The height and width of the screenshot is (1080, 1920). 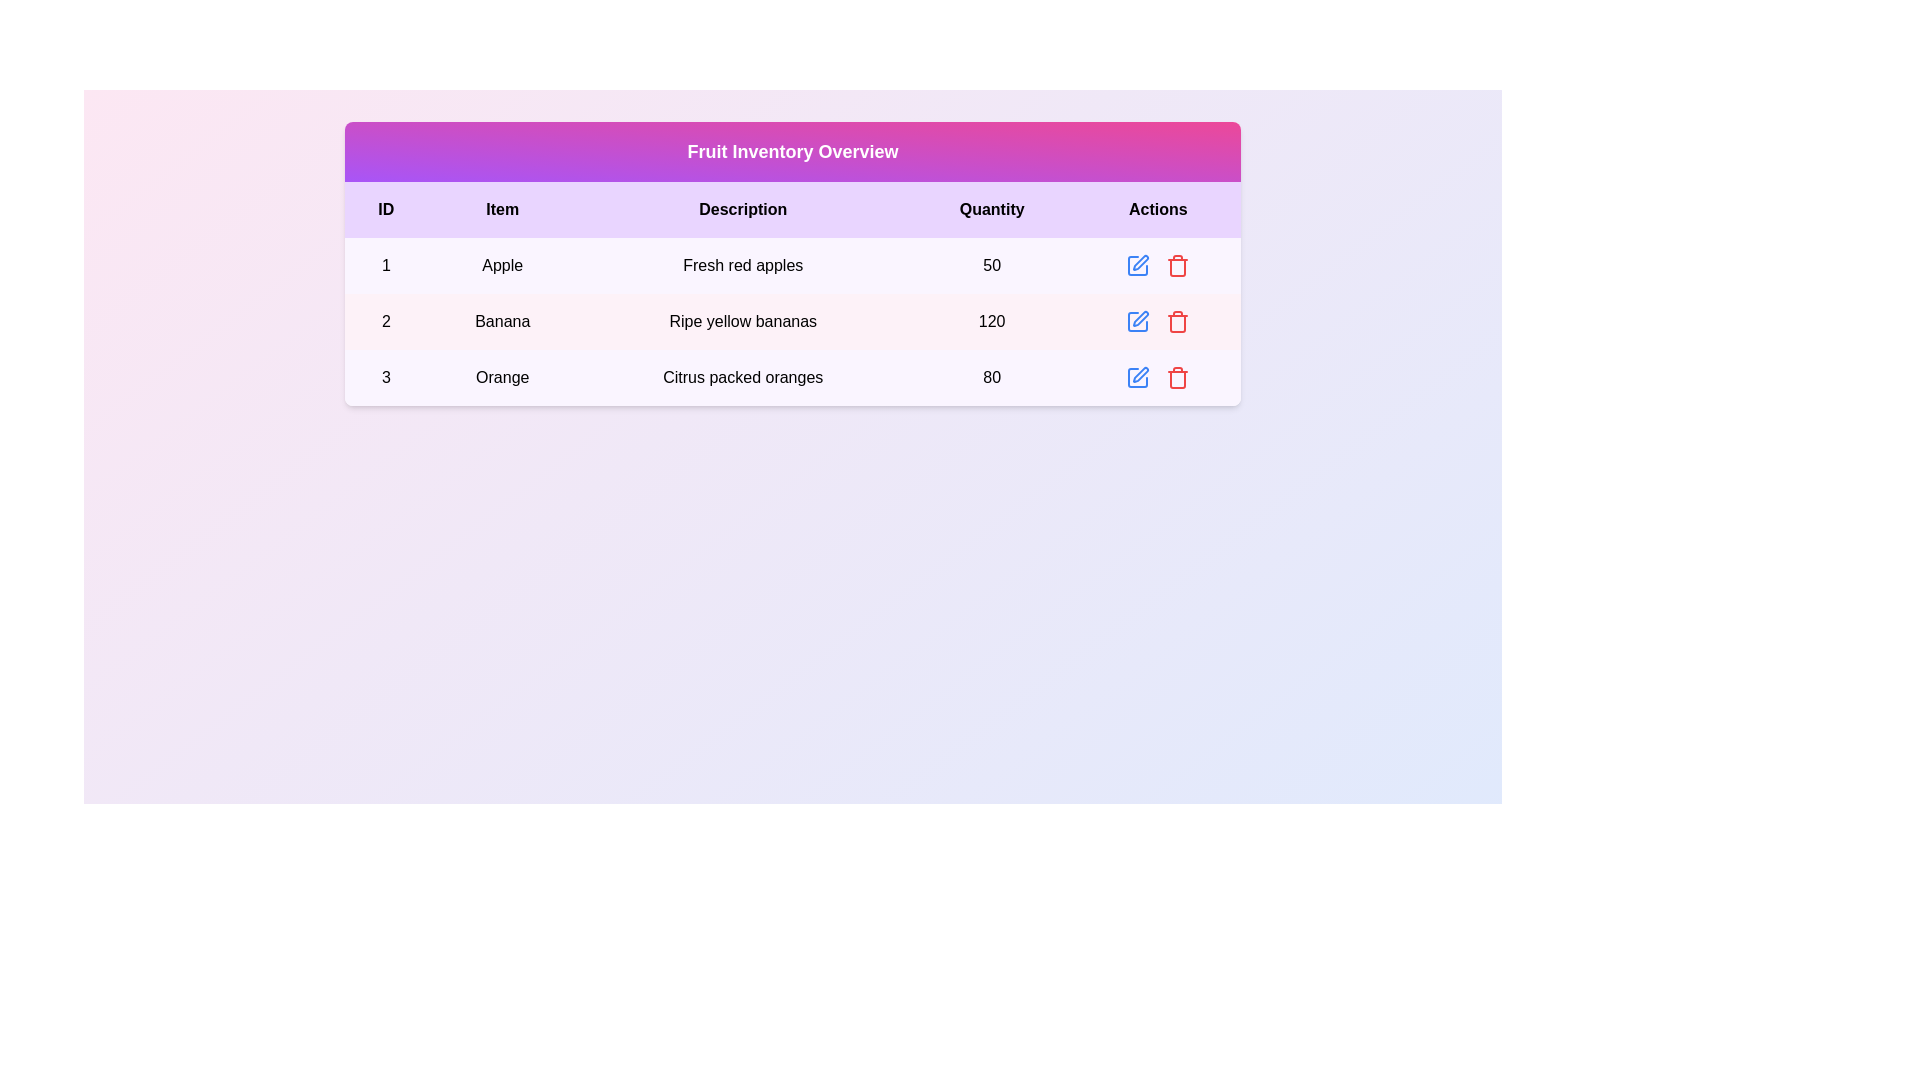 I want to click on the header text 'Fruit Inventory Overview' to observe any changes, so click(x=791, y=150).